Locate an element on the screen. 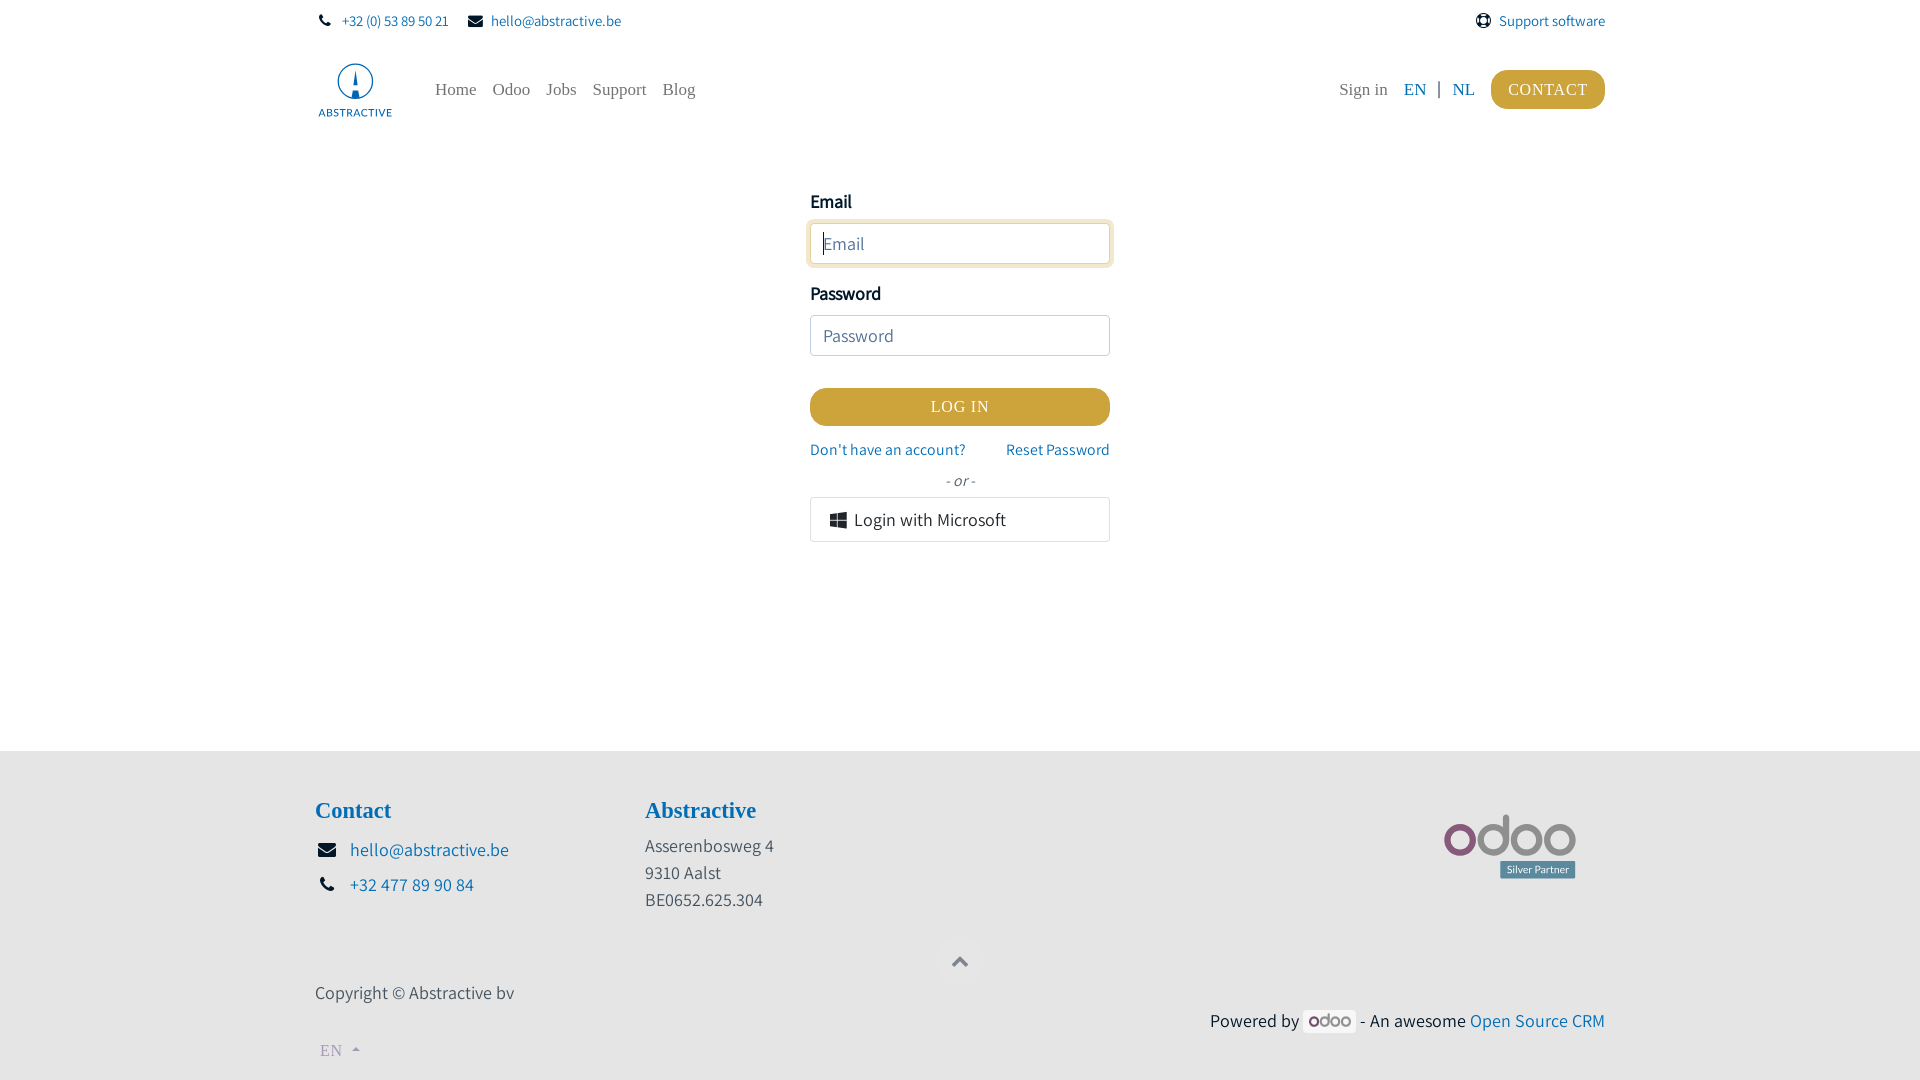 The width and height of the screenshot is (1920, 1080). 'Support software' is located at coordinates (1550, 20).